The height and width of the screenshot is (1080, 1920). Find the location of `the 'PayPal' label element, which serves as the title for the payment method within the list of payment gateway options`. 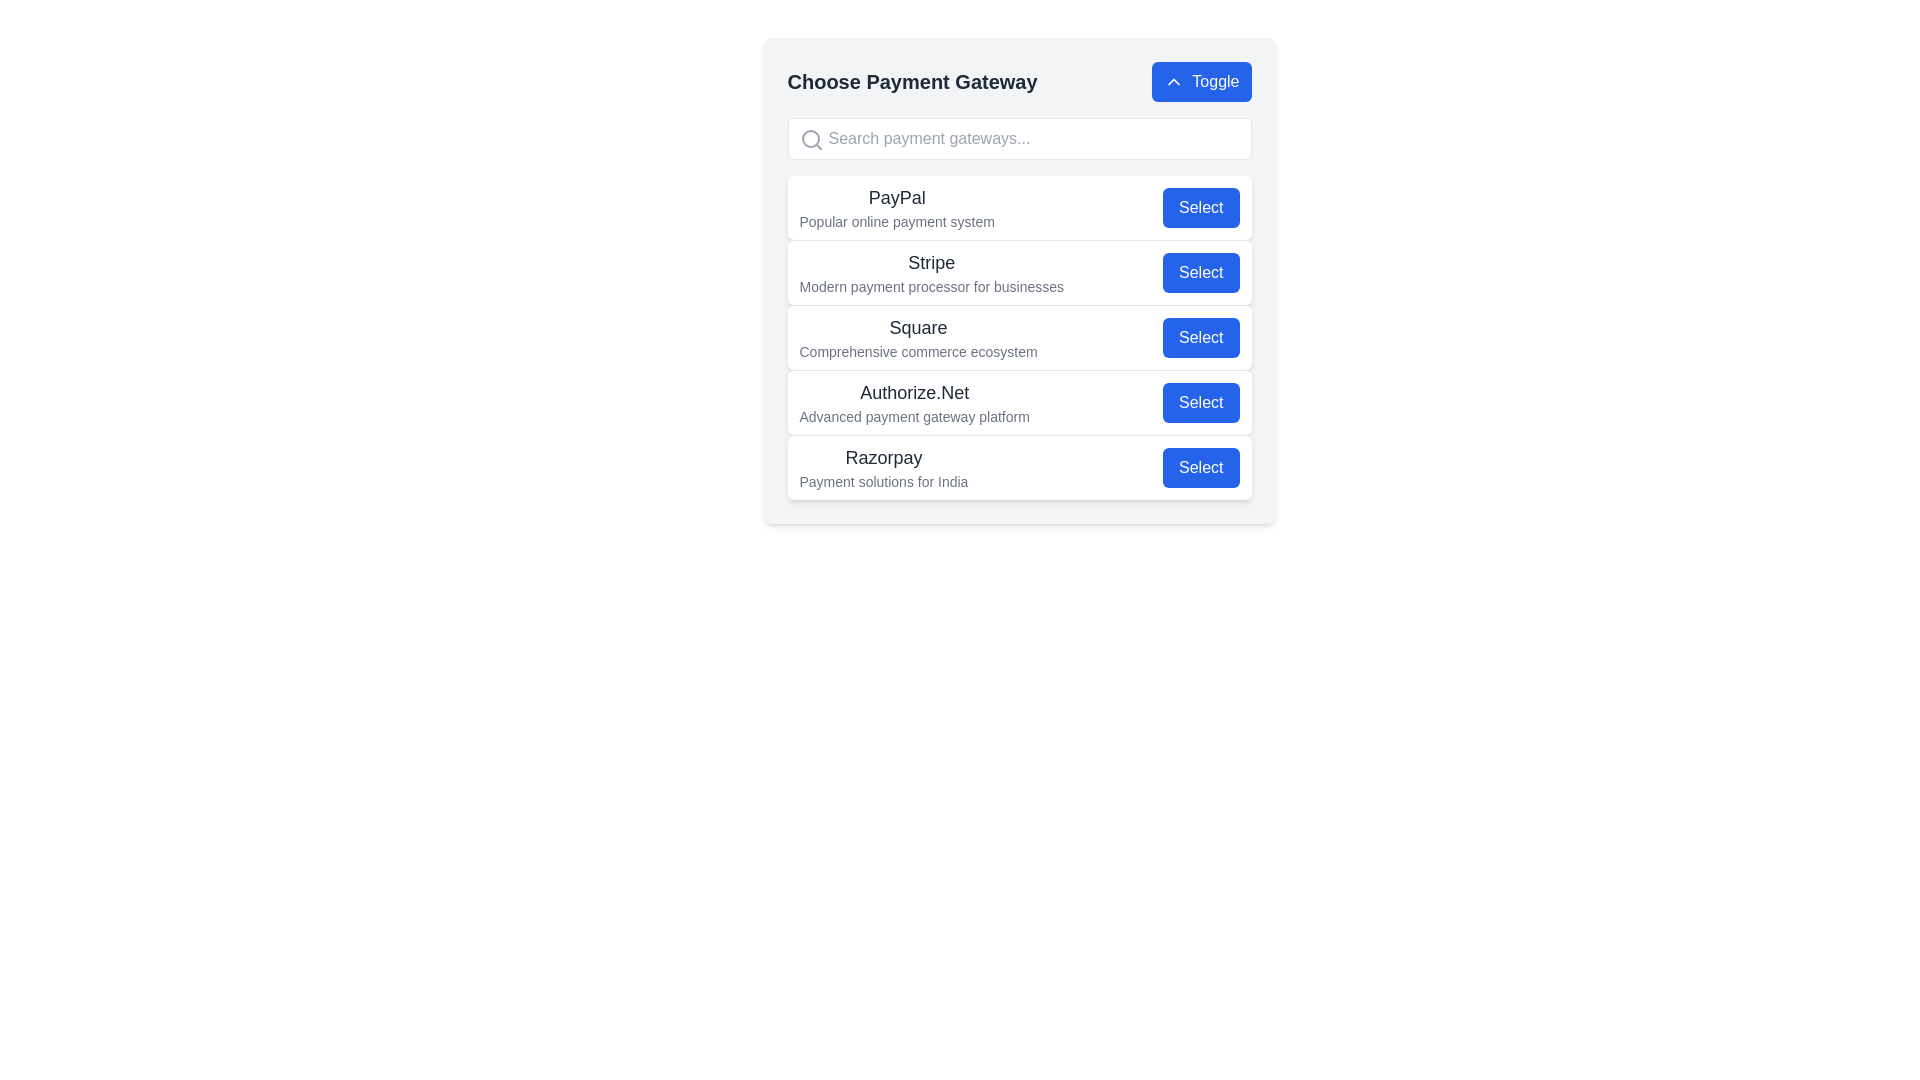

the 'PayPal' label element, which serves as the title for the payment method within the list of payment gateway options is located at coordinates (896, 197).